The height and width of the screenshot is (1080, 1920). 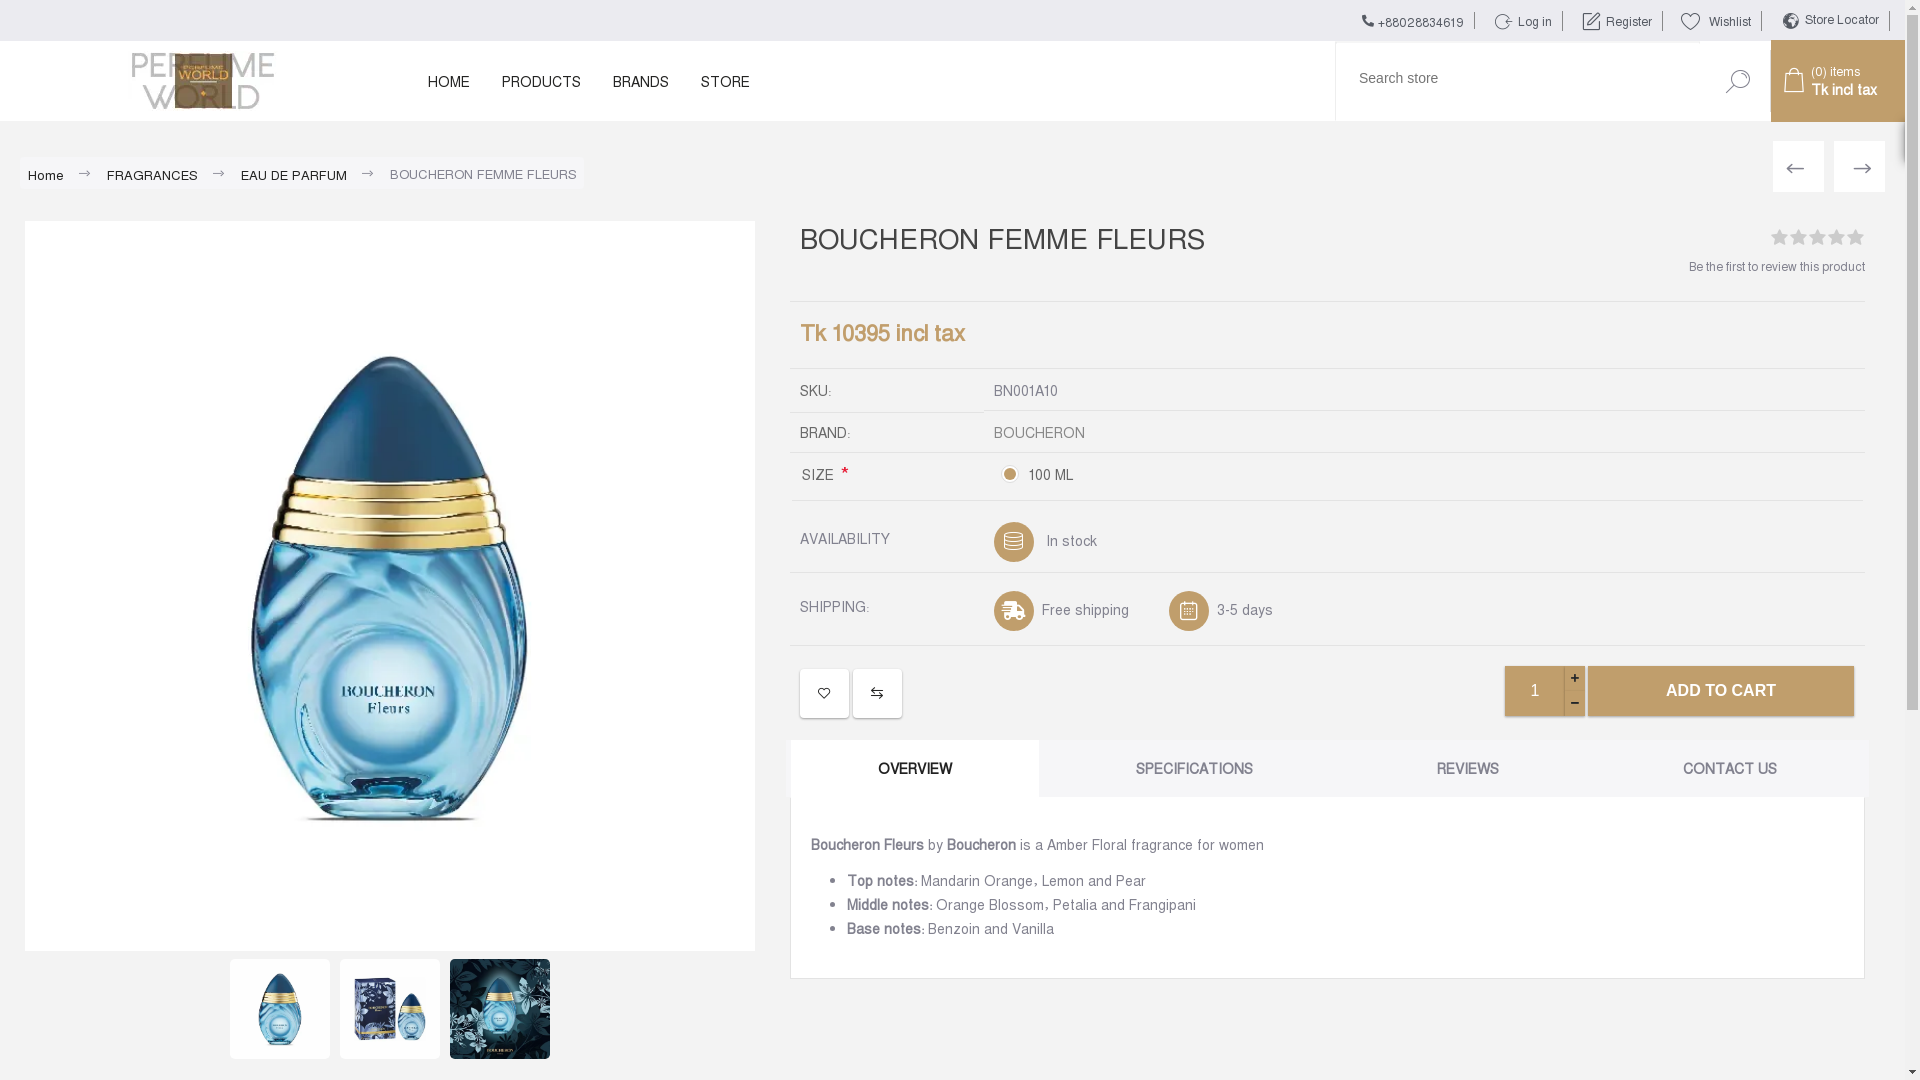 I want to click on 'Log in', so click(x=1521, y=19).